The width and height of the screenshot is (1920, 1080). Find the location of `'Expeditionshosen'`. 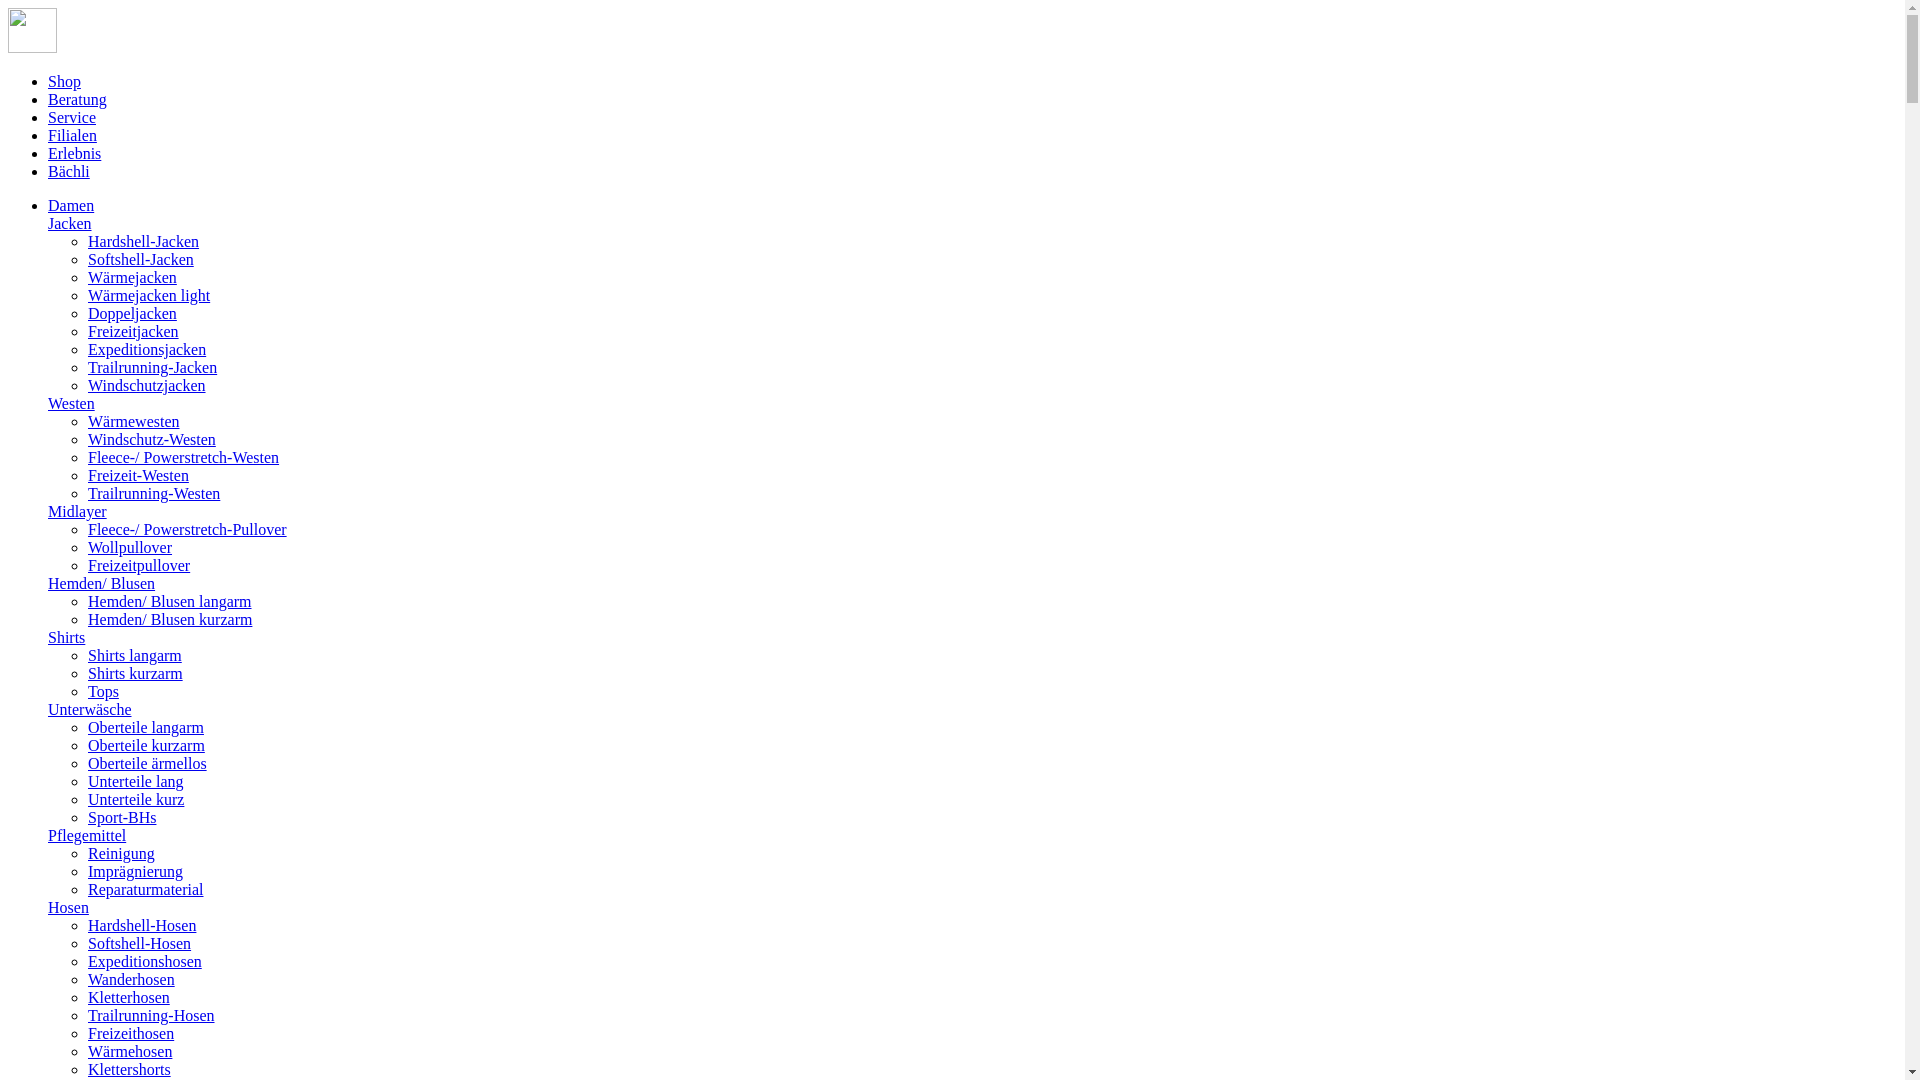

'Expeditionshosen' is located at coordinates (143, 960).